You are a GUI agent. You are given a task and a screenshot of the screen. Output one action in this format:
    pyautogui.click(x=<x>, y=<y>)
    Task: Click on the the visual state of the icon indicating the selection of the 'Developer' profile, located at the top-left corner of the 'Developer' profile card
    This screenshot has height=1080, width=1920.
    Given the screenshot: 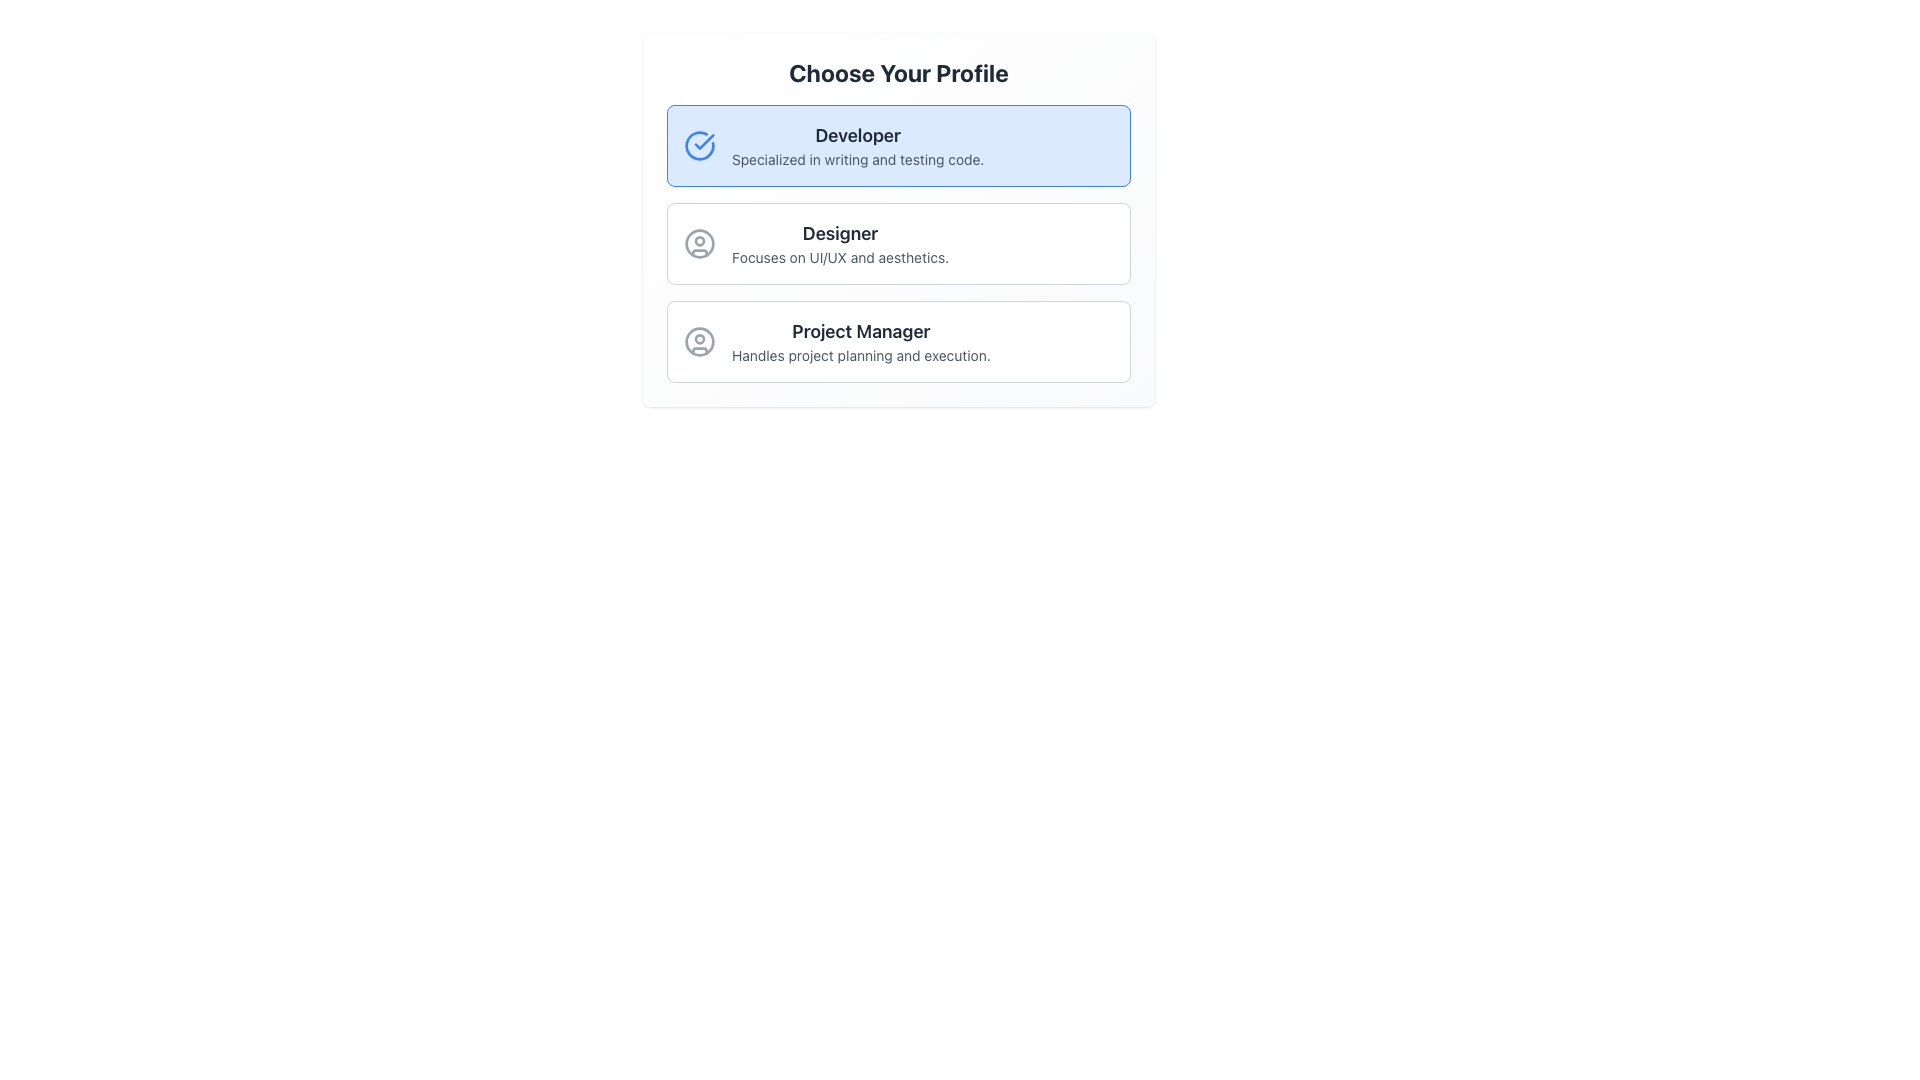 What is the action you would take?
    pyautogui.click(x=700, y=145)
    